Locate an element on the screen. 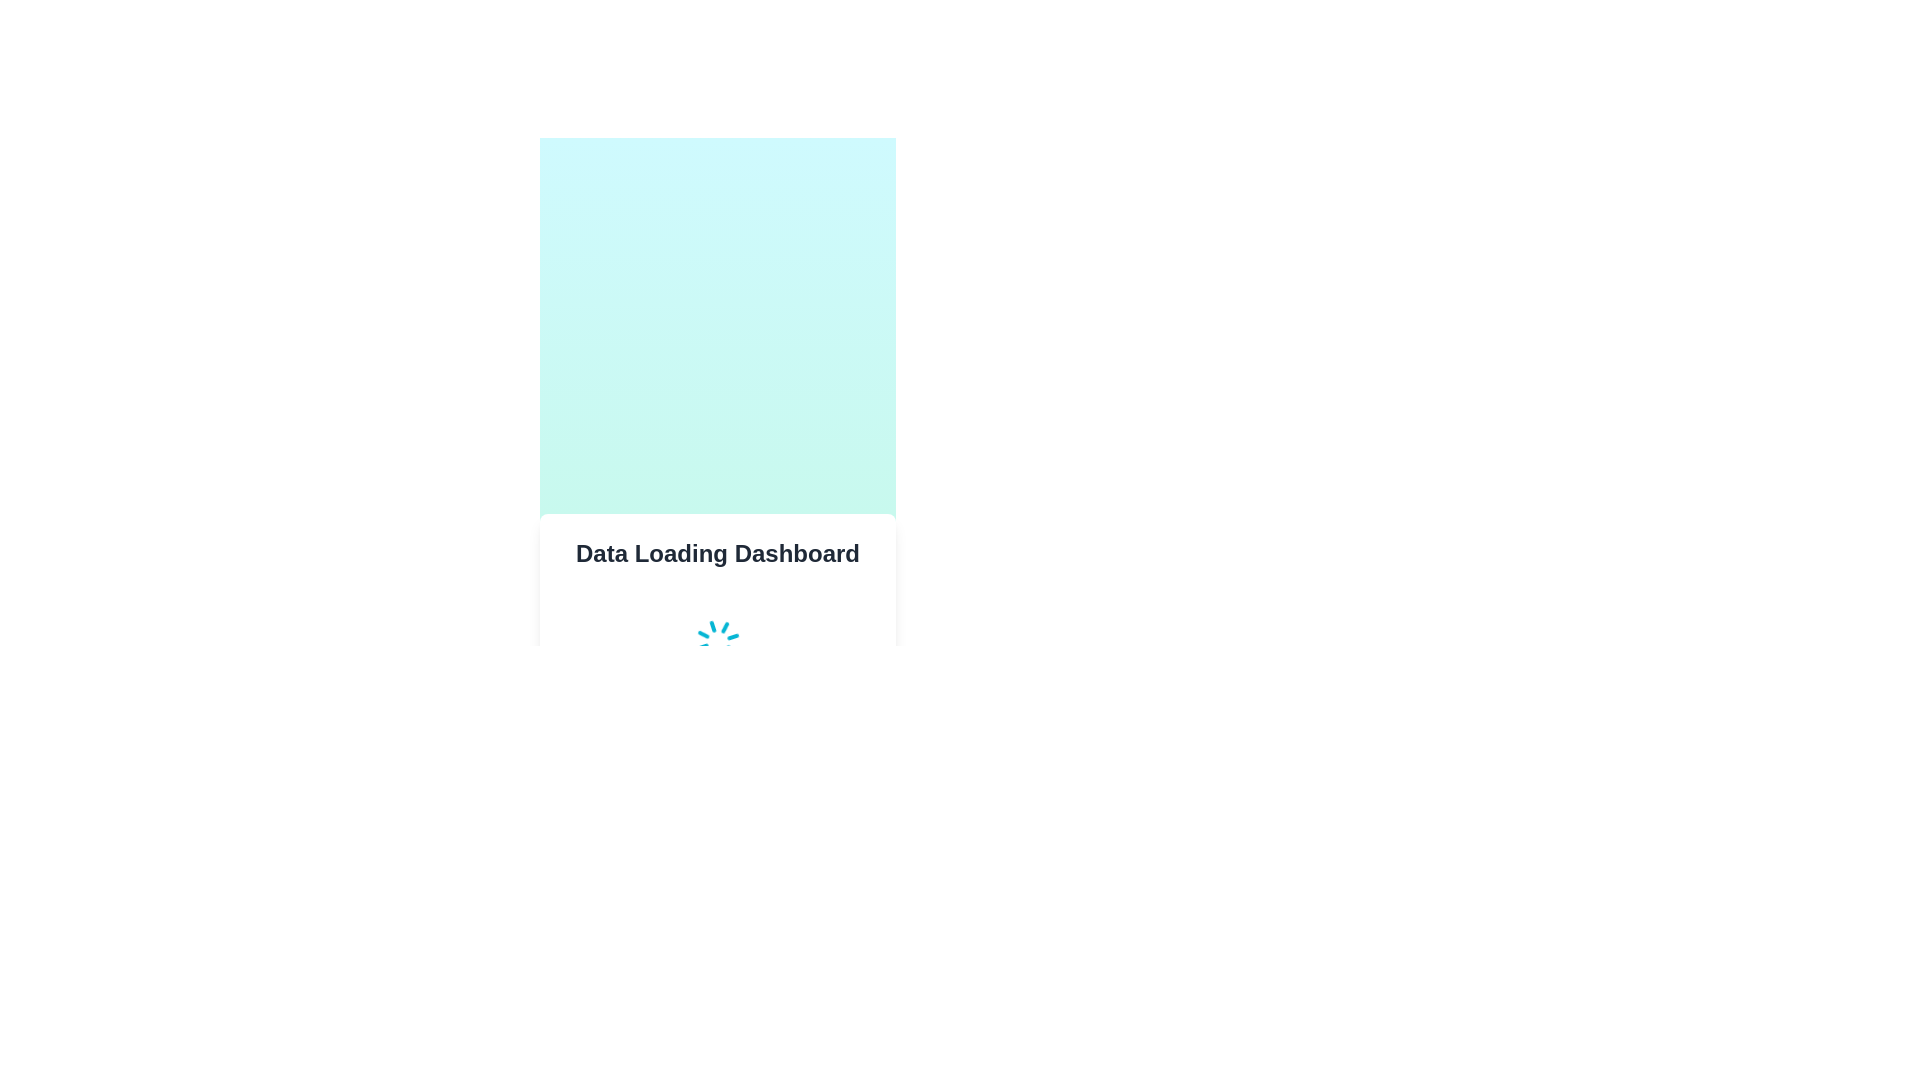  the cyan spinning loader icon located just below the 'Data Loading Dashboard' label is located at coordinates (718, 641).